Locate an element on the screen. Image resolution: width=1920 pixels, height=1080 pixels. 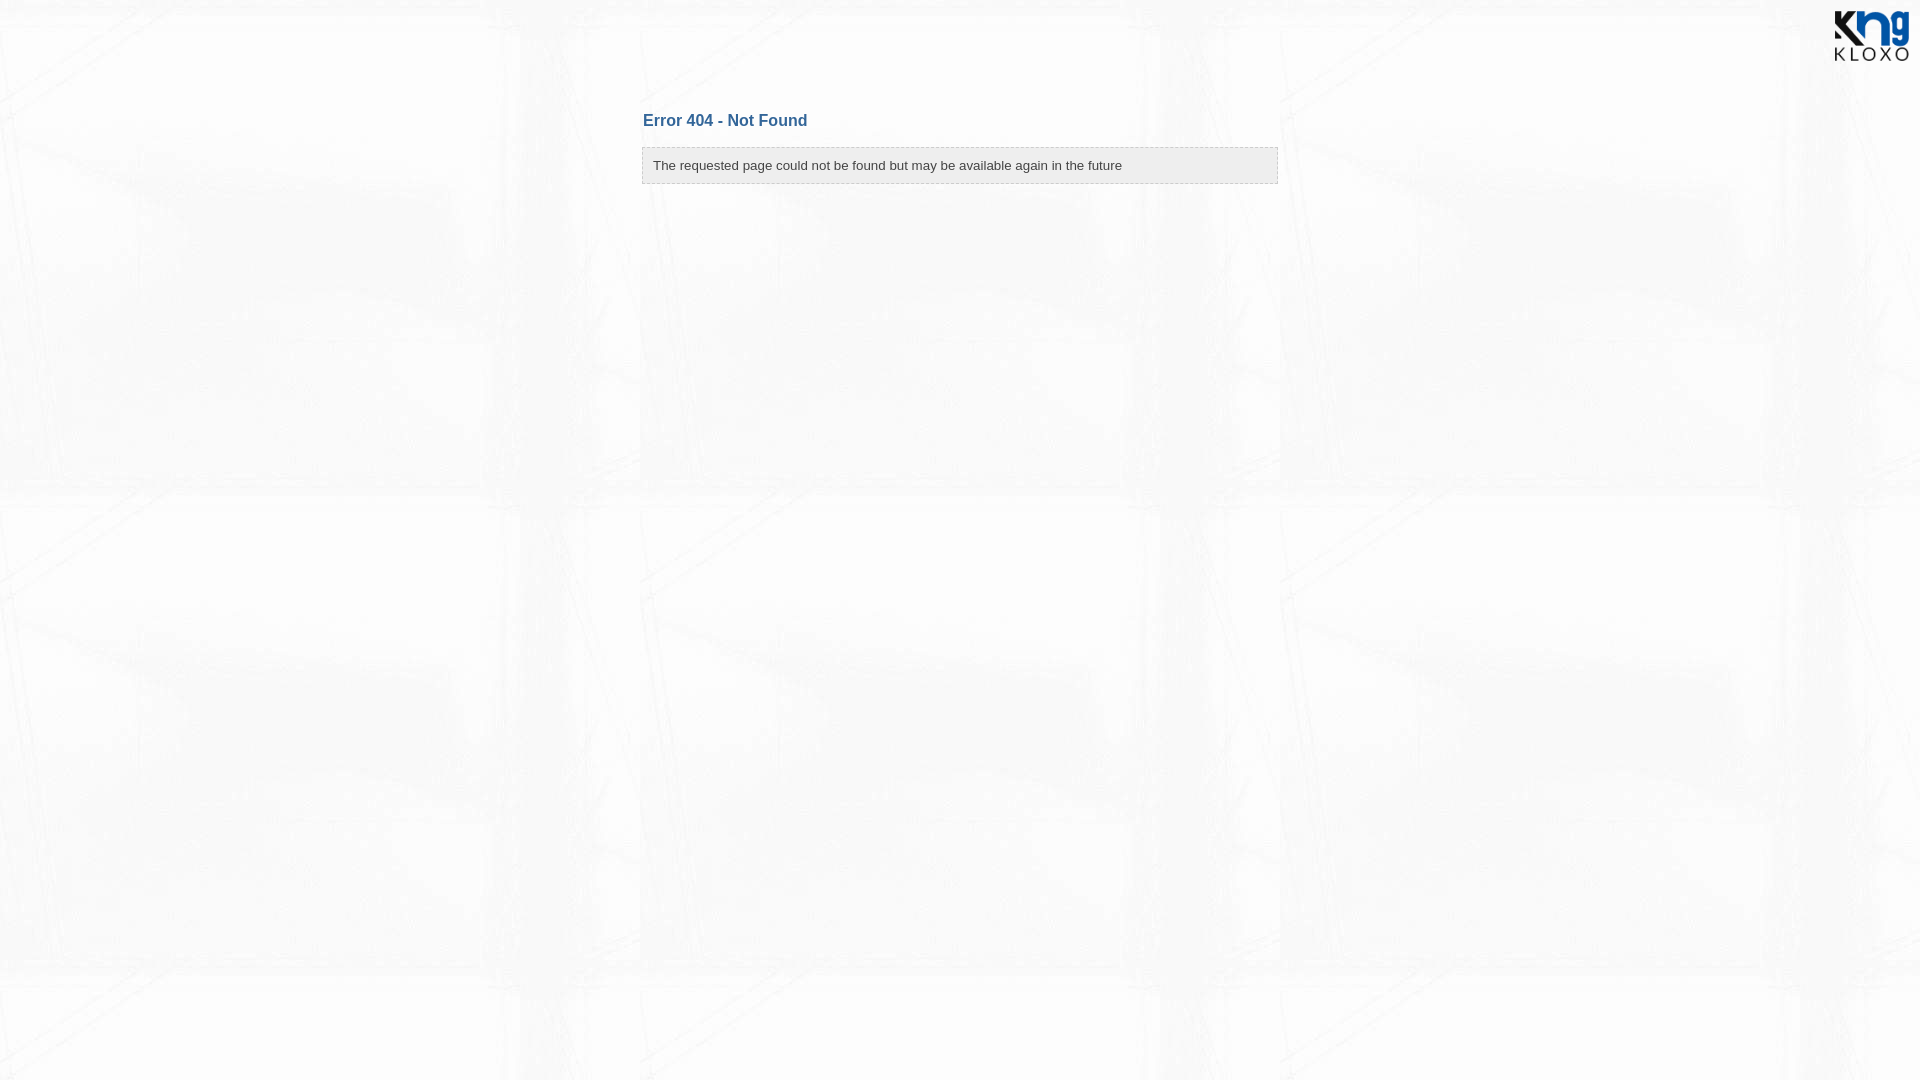
'KloxoNG website' is located at coordinates (1871, 65).